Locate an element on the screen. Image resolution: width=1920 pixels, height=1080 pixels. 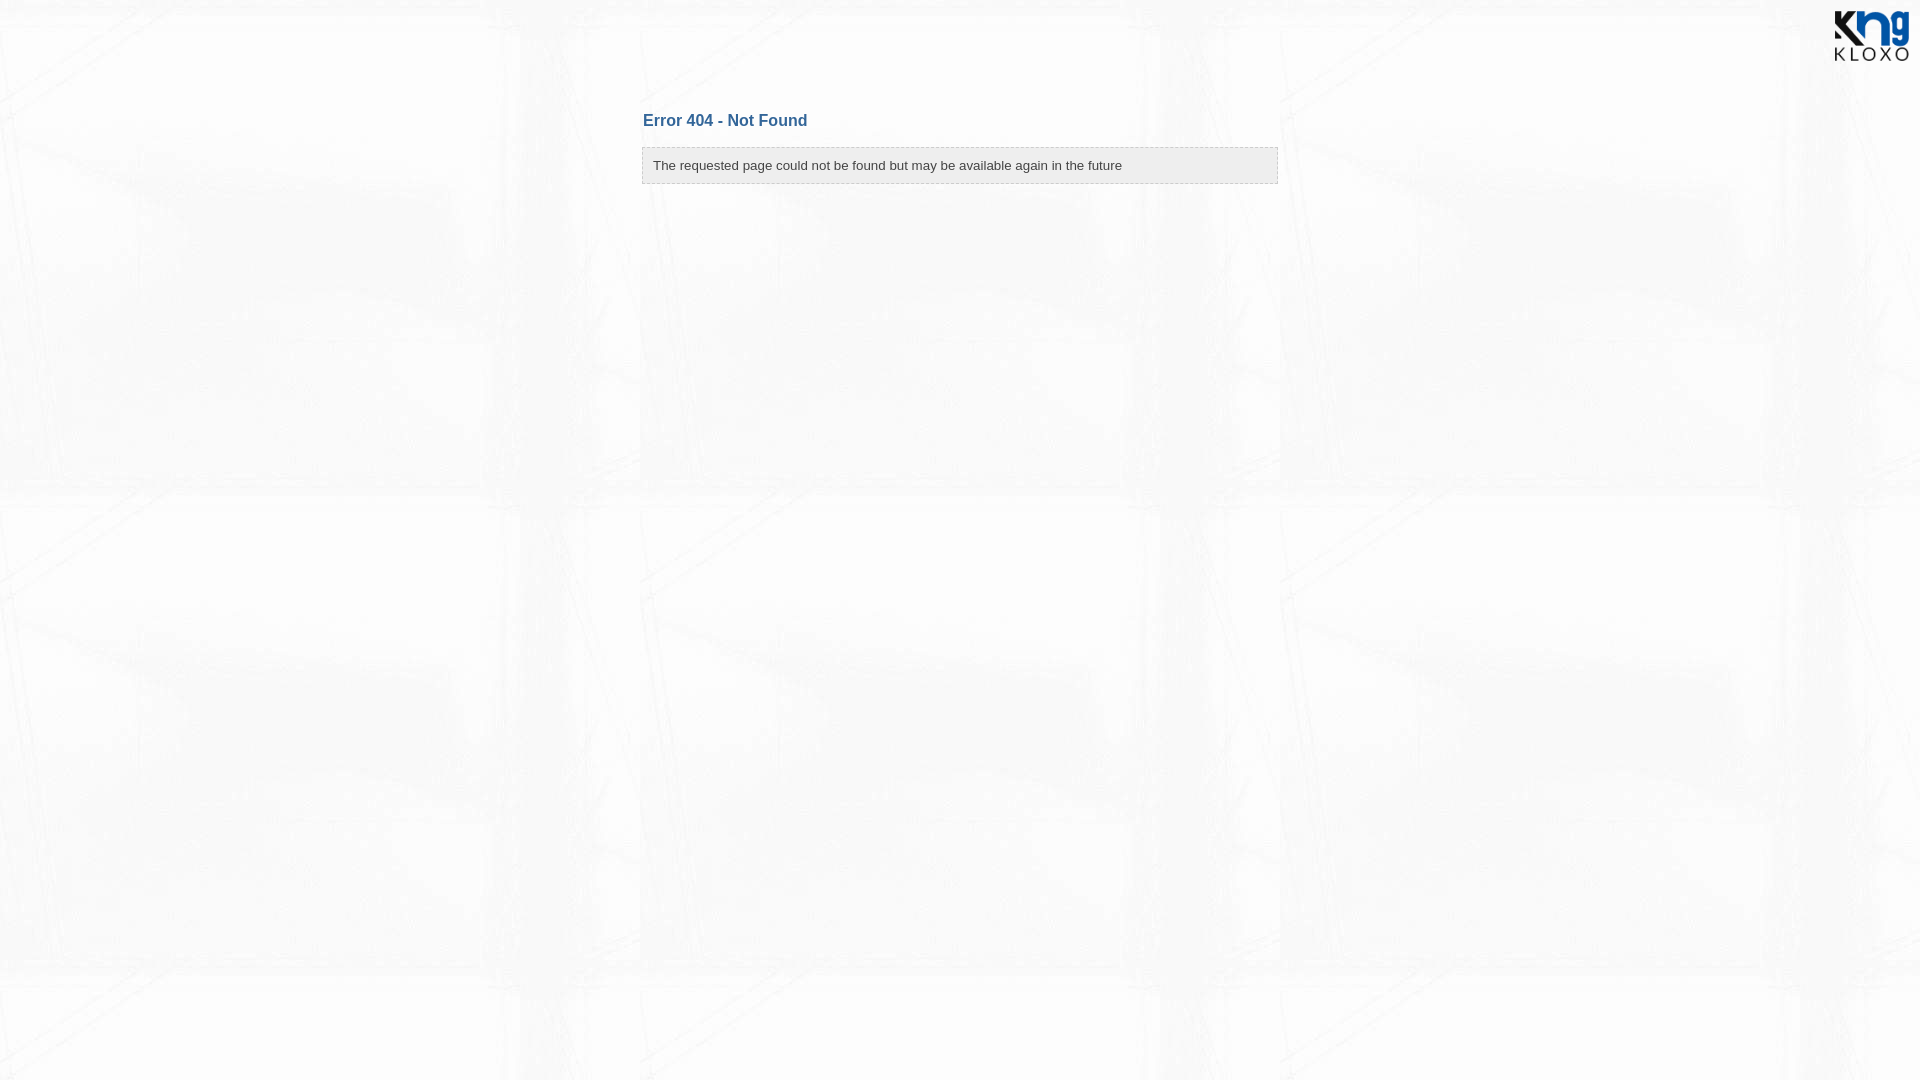
'KloxoNG website' is located at coordinates (1871, 65).